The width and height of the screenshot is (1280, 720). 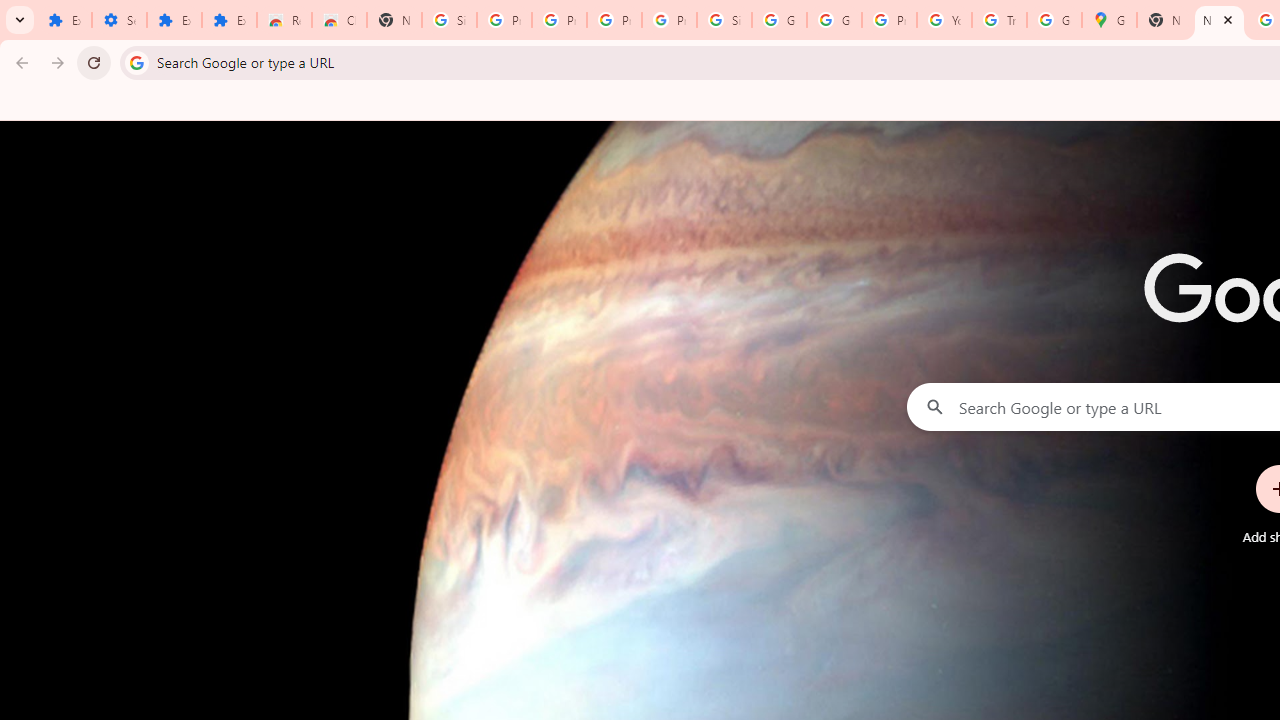 I want to click on 'Chrome Web Store - Themes', so click(x=339, y=20).